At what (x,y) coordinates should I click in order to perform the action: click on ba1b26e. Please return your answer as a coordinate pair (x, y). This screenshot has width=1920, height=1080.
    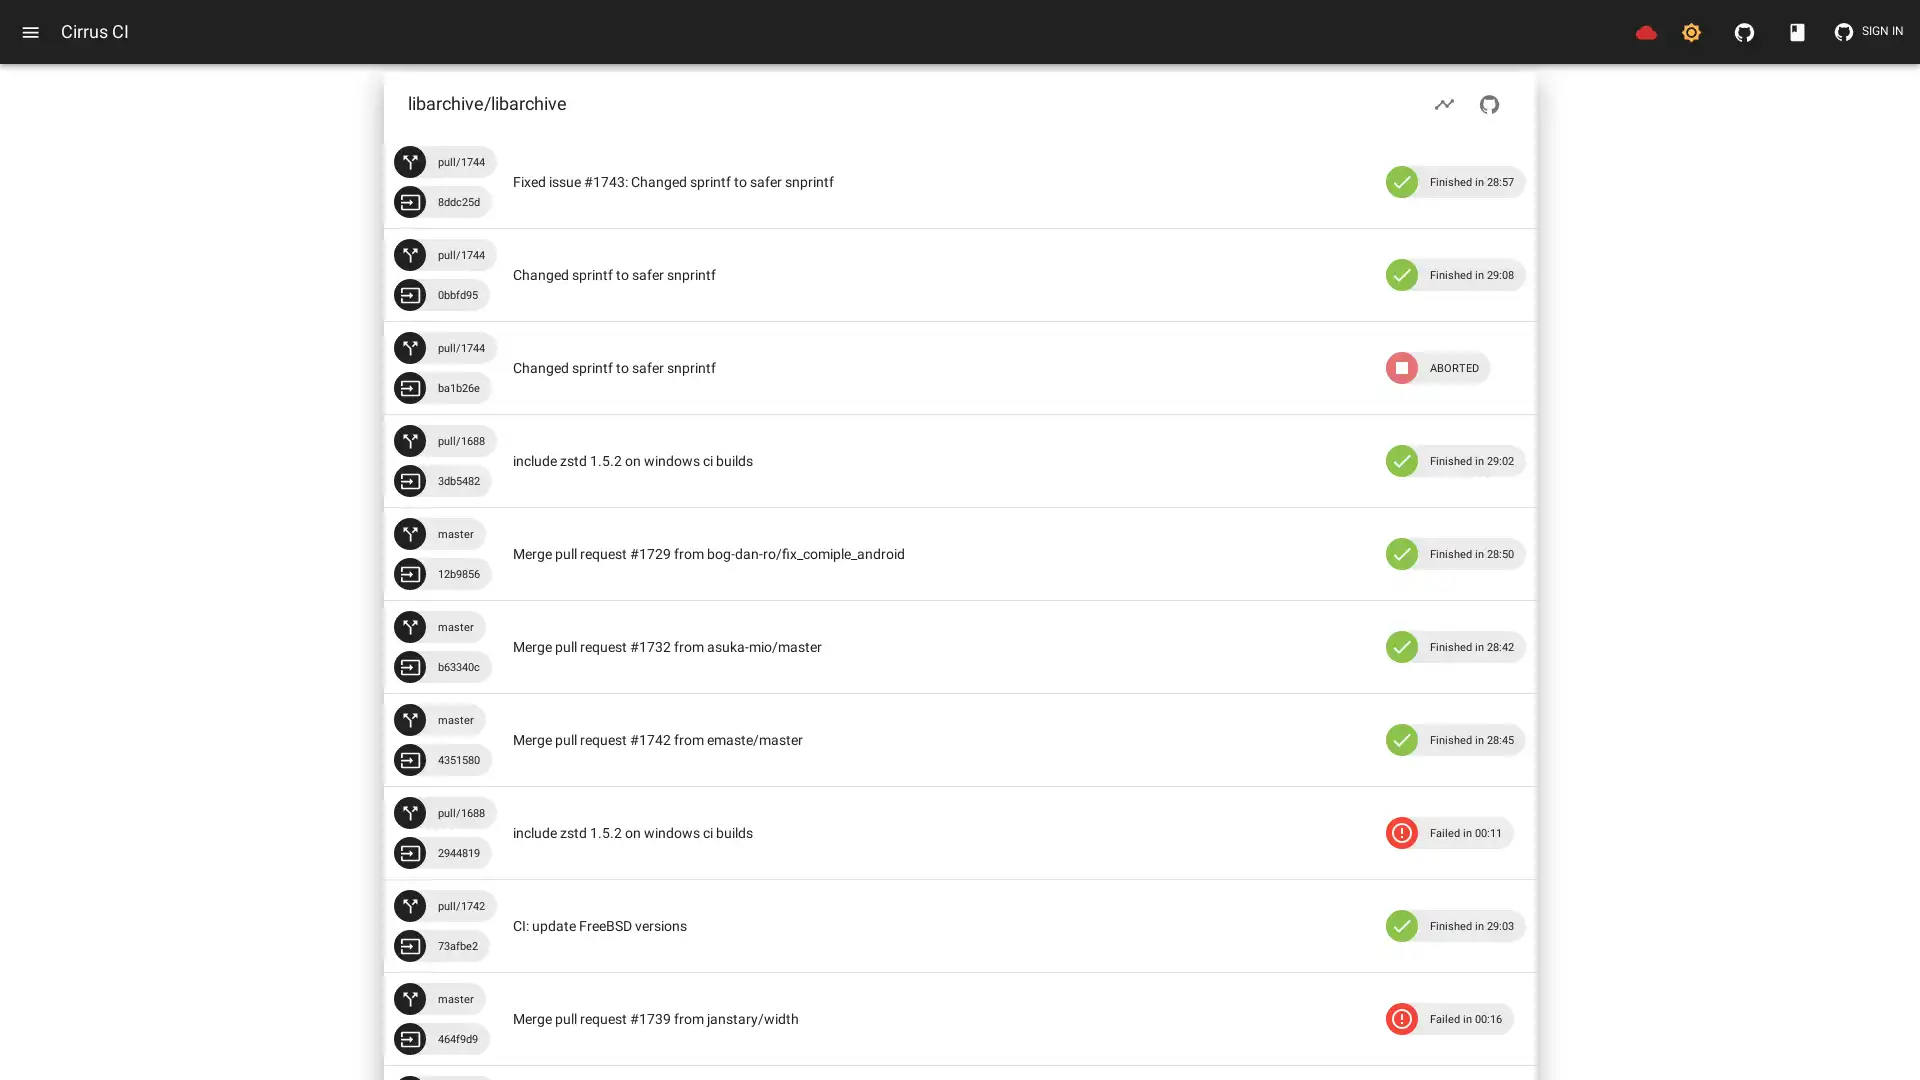
    Looking at the image, I should click on (441, 388).